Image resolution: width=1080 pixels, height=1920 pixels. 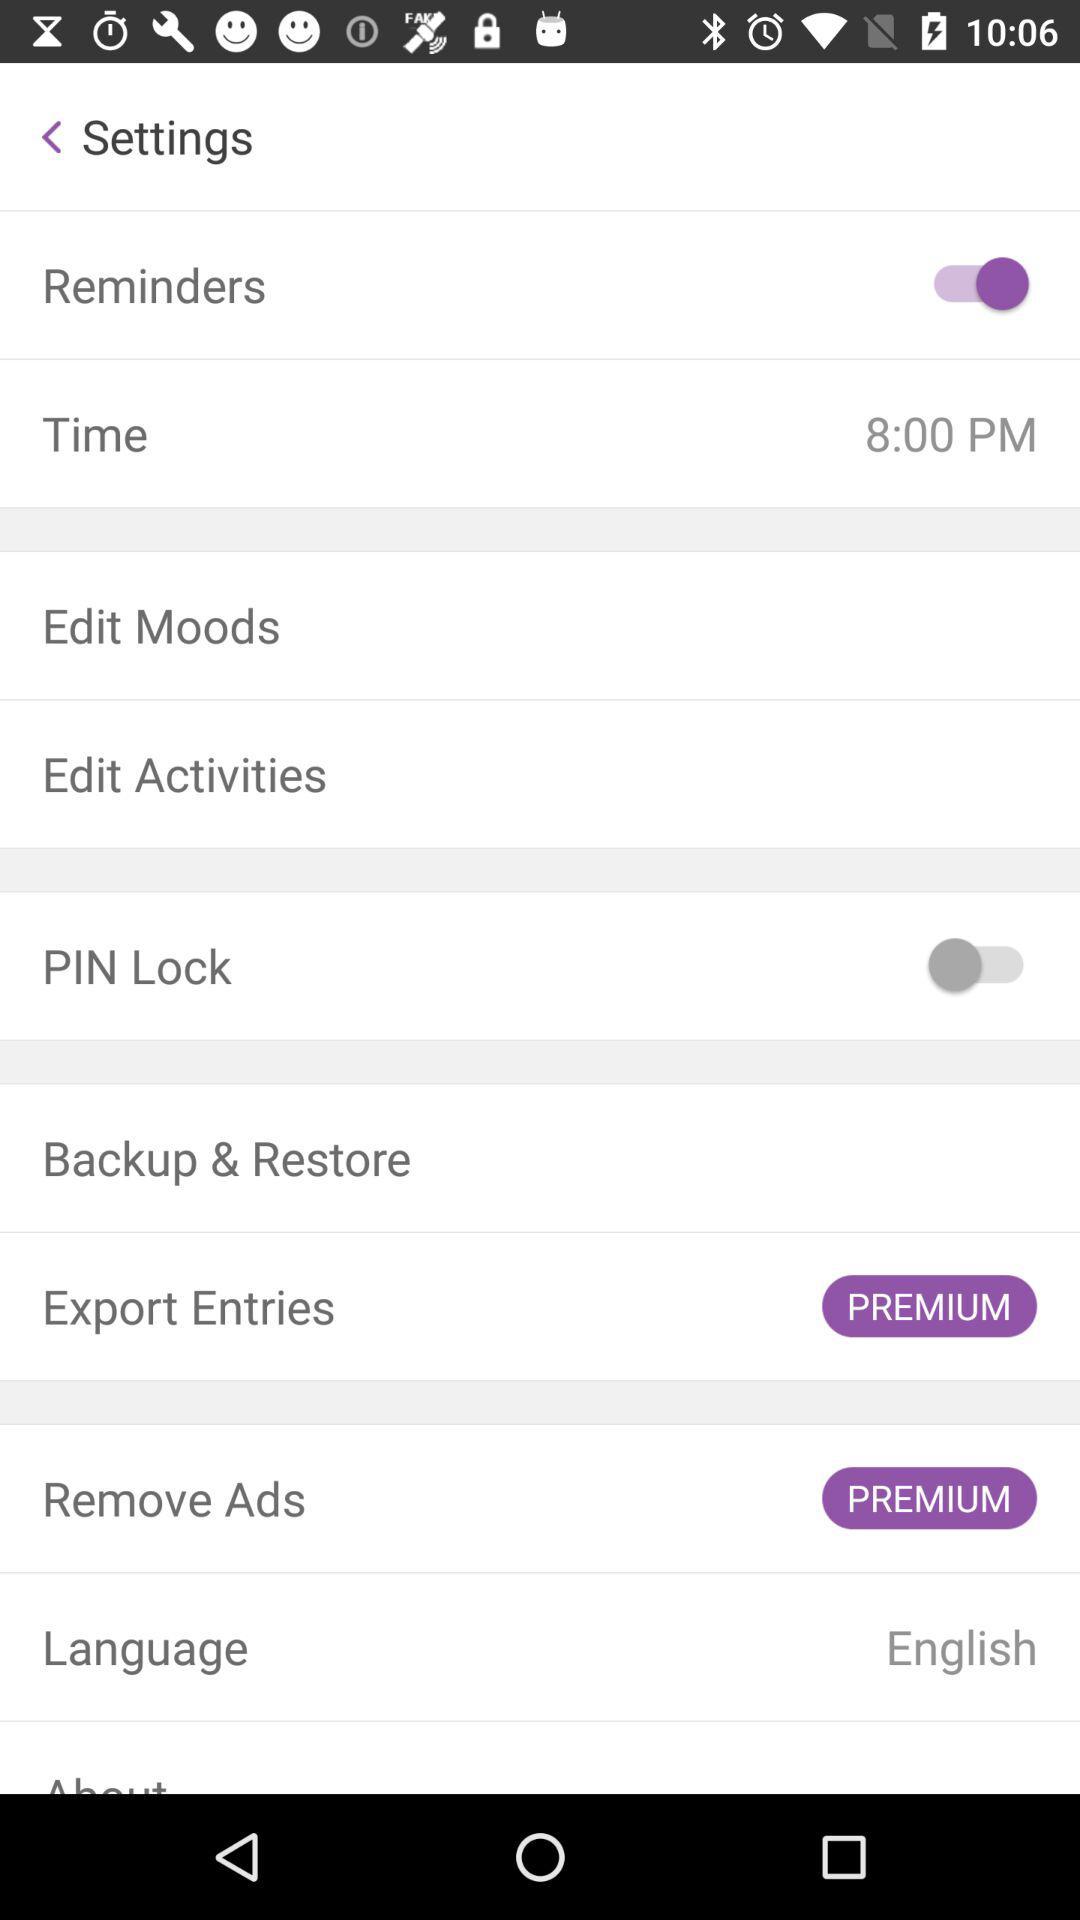 I want to click on pin lock on/off, so click(x=977, y=965).